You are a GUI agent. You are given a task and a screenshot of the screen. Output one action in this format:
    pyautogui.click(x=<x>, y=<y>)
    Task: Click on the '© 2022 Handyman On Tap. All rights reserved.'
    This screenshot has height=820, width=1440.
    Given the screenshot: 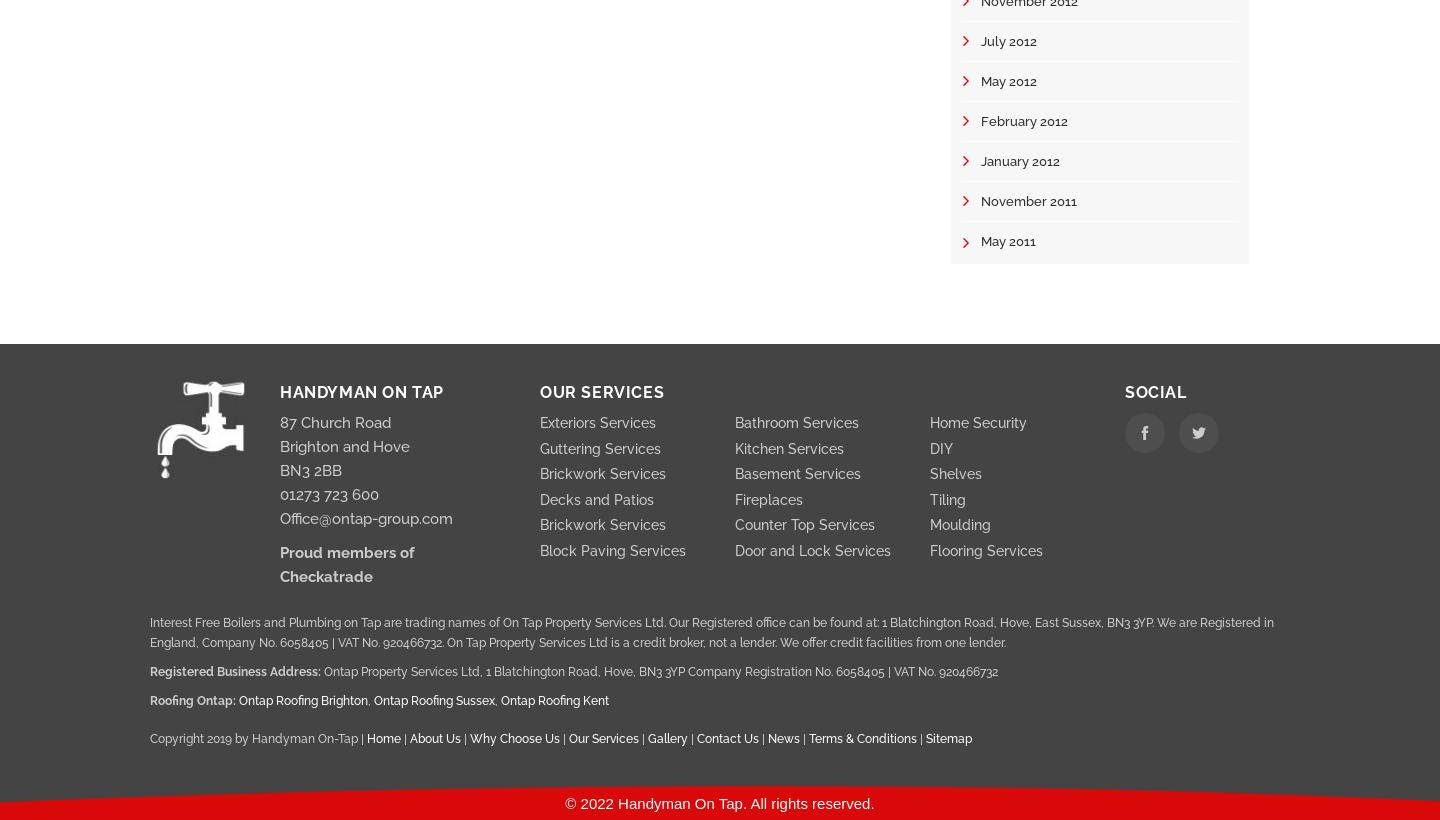 What is the action you would take?
    pyautogui.click(x=719, y=802)
    